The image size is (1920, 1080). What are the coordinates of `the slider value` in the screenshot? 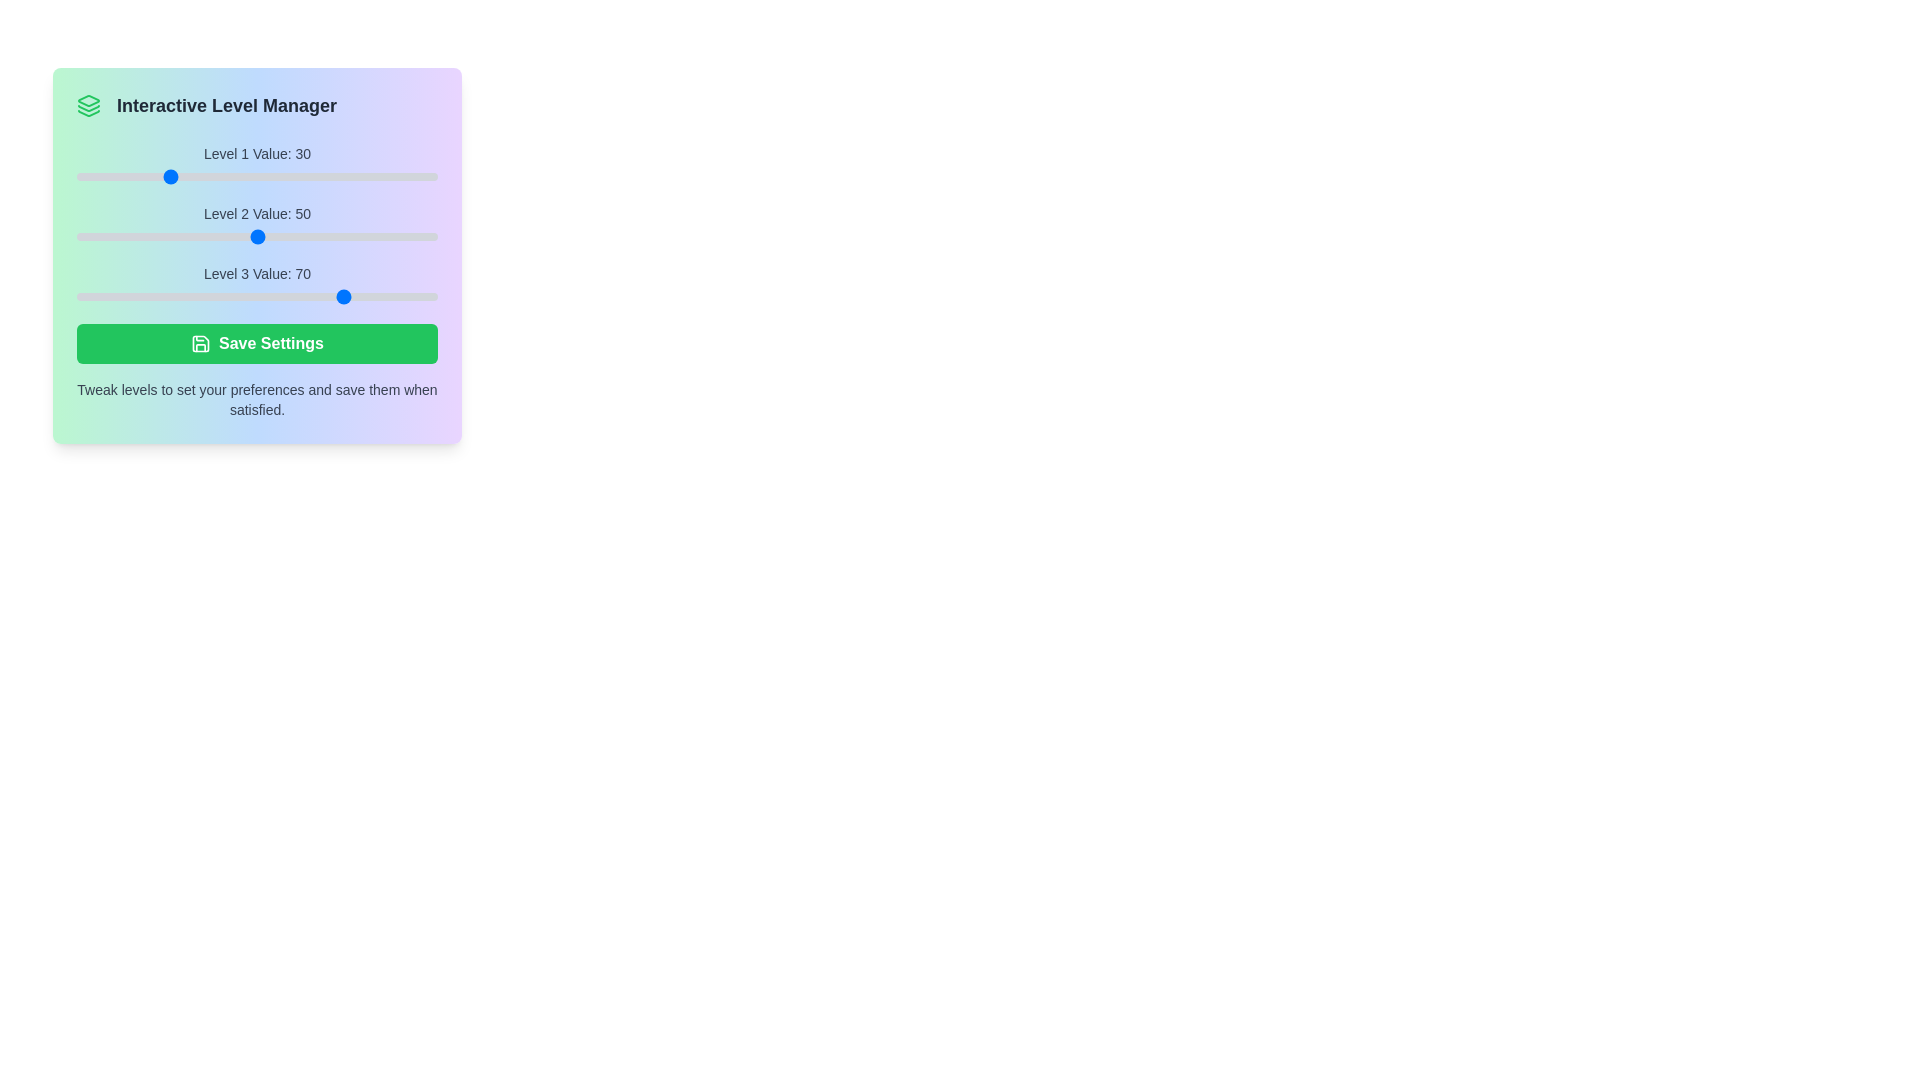 It's located at (134, 235).